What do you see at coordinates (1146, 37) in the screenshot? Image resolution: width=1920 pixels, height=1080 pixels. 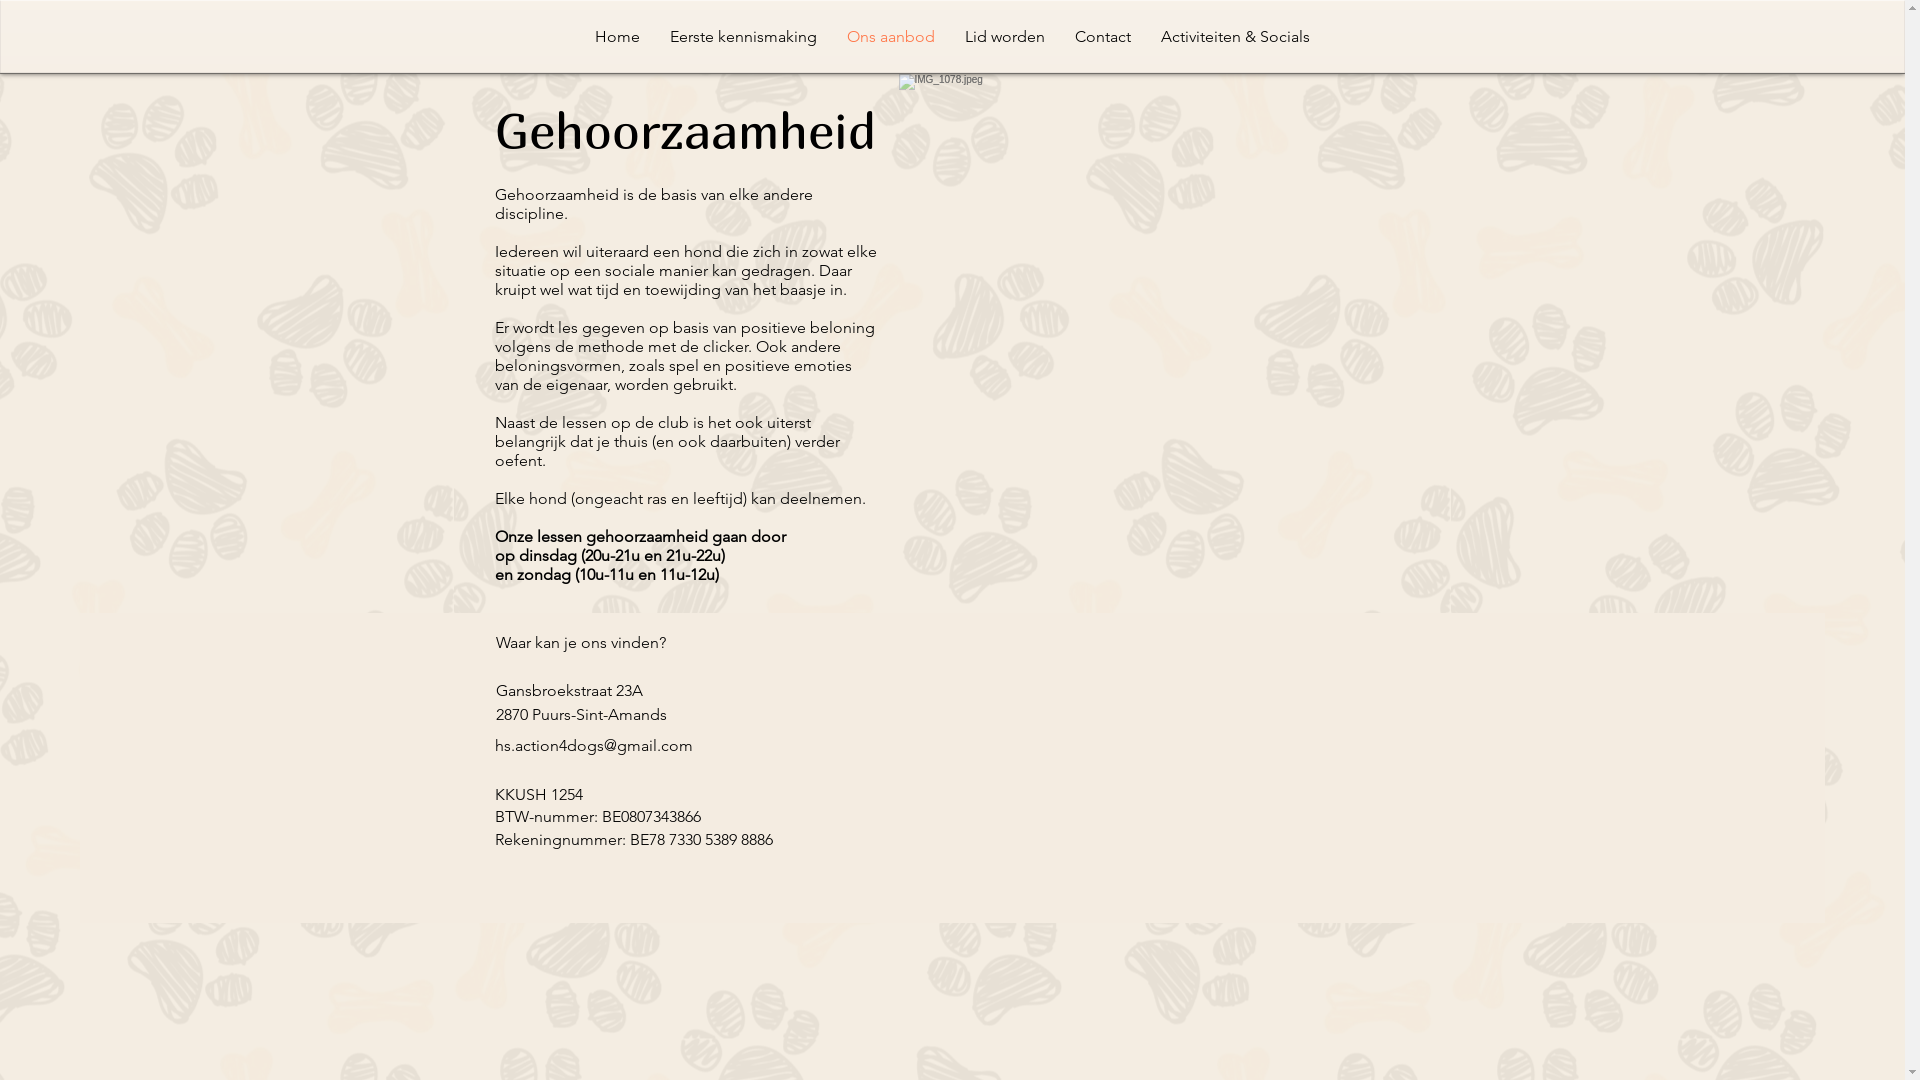 I see `'Activiteiten & Socials'` at bounding box center [1146, 37].